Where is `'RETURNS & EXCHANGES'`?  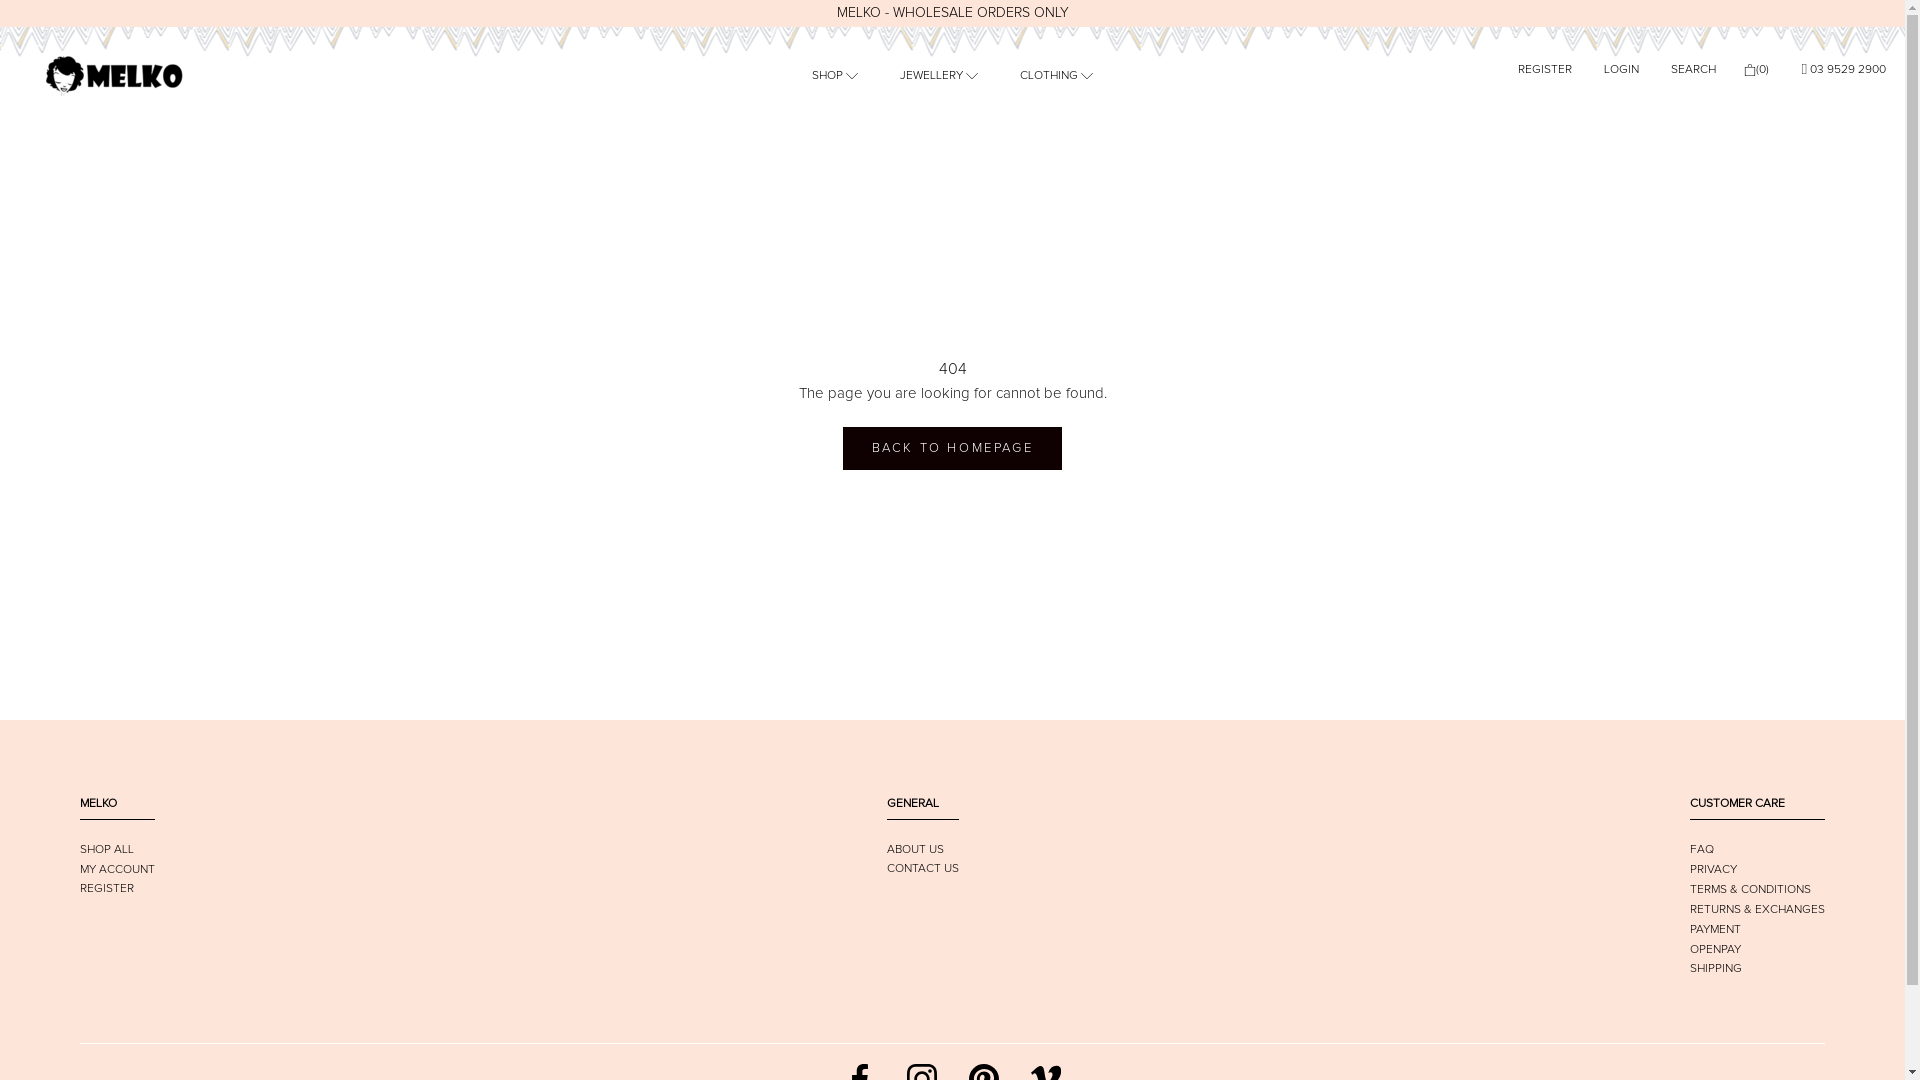
'RETURNS & EXCHANGES' is located at coordinates (1756, 910).